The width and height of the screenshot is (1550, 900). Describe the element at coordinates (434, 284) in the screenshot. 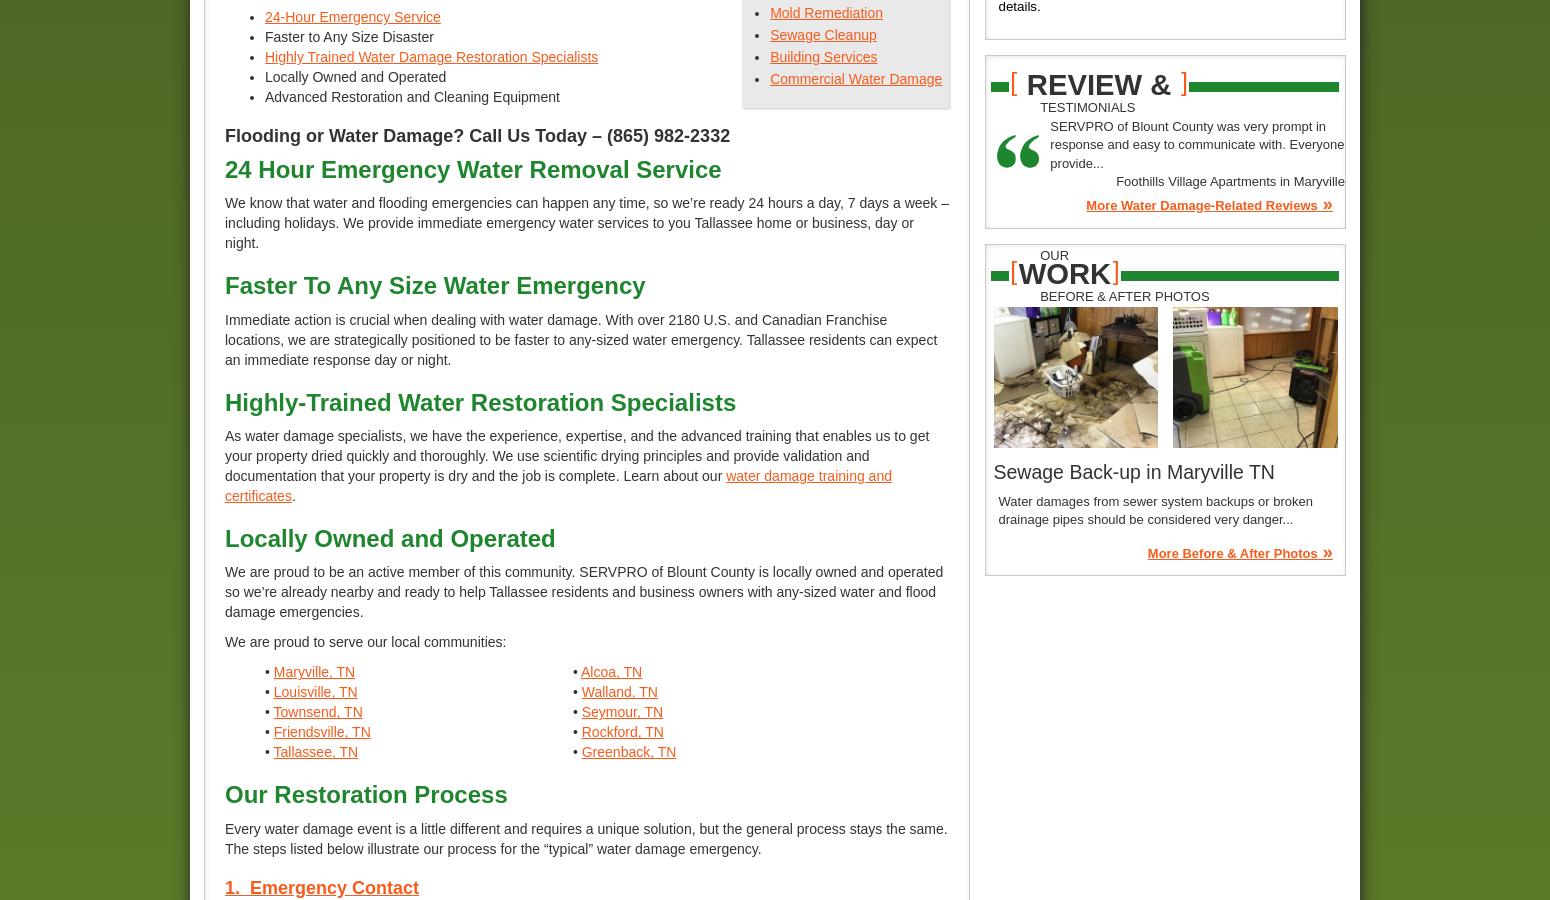

I see `'Faster To Any Size Water Emergency'` at that location.